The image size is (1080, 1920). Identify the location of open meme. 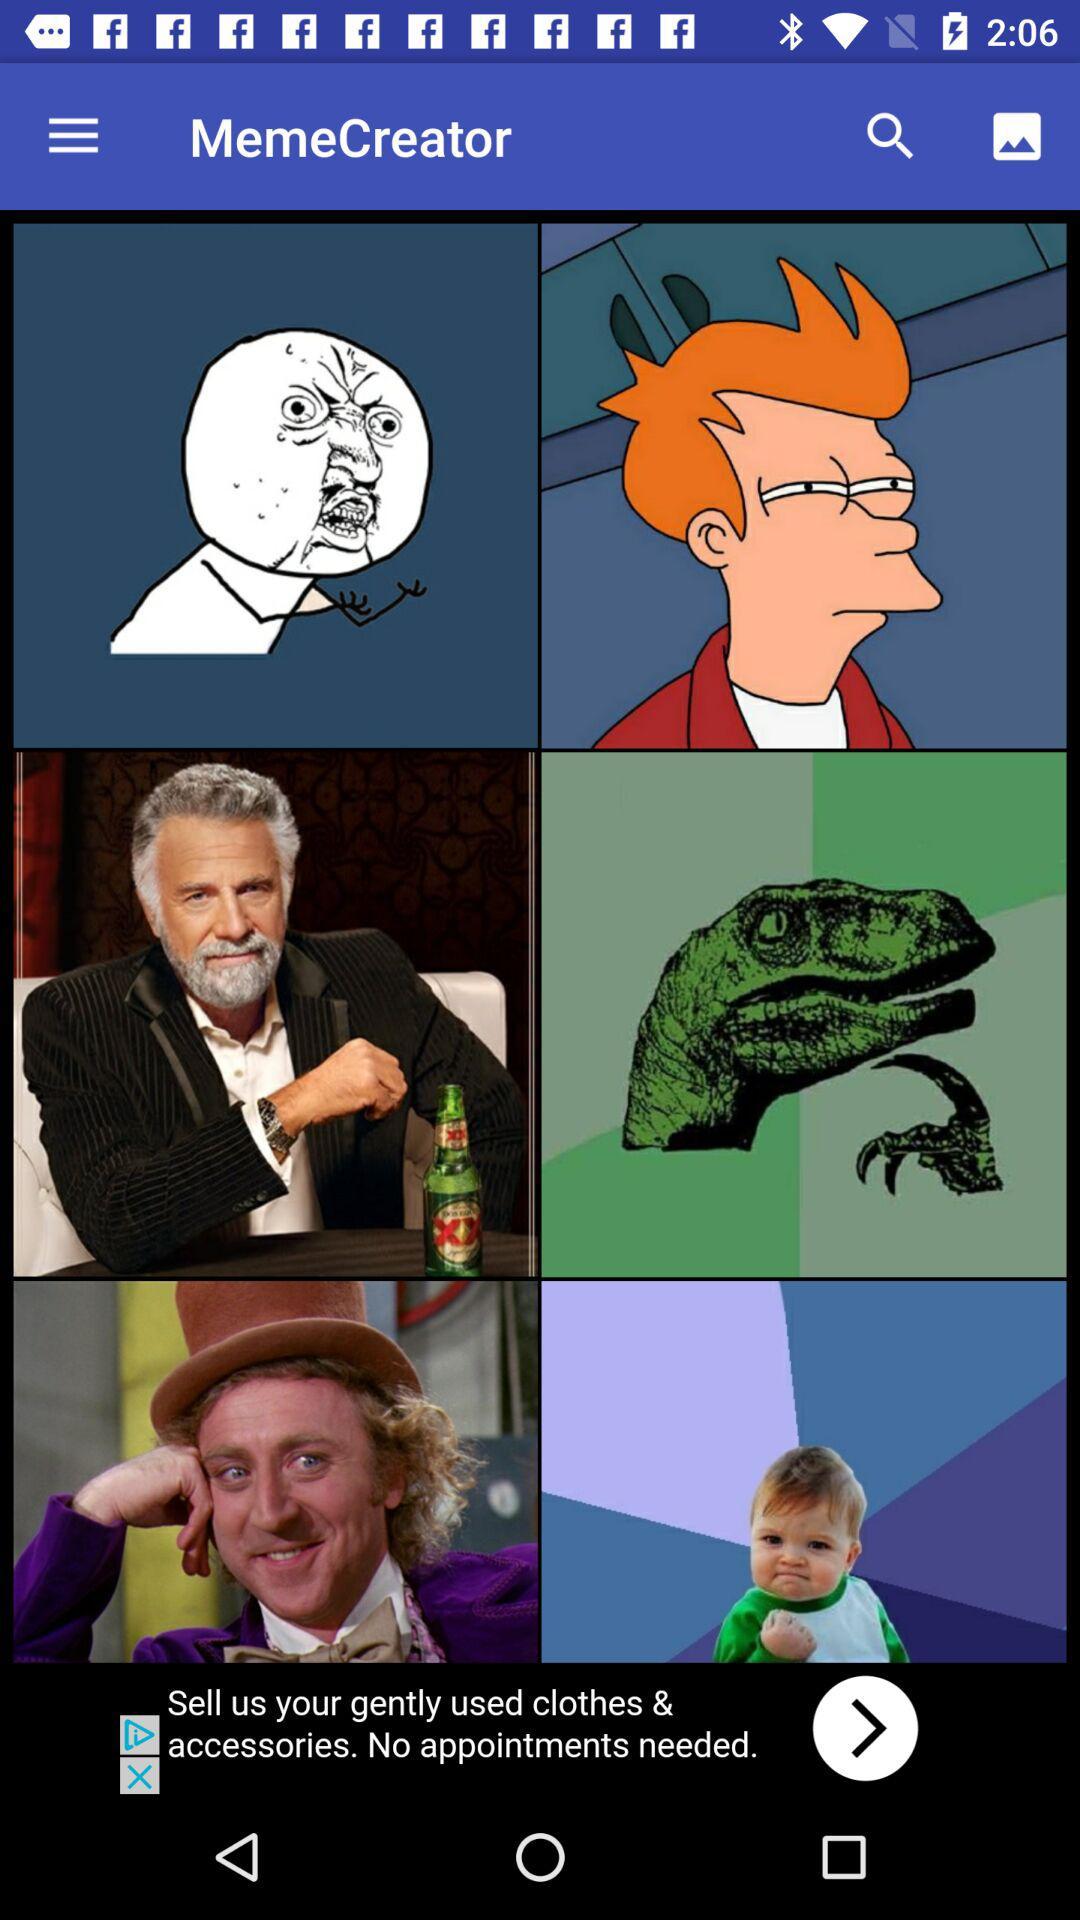
(802, 1471).